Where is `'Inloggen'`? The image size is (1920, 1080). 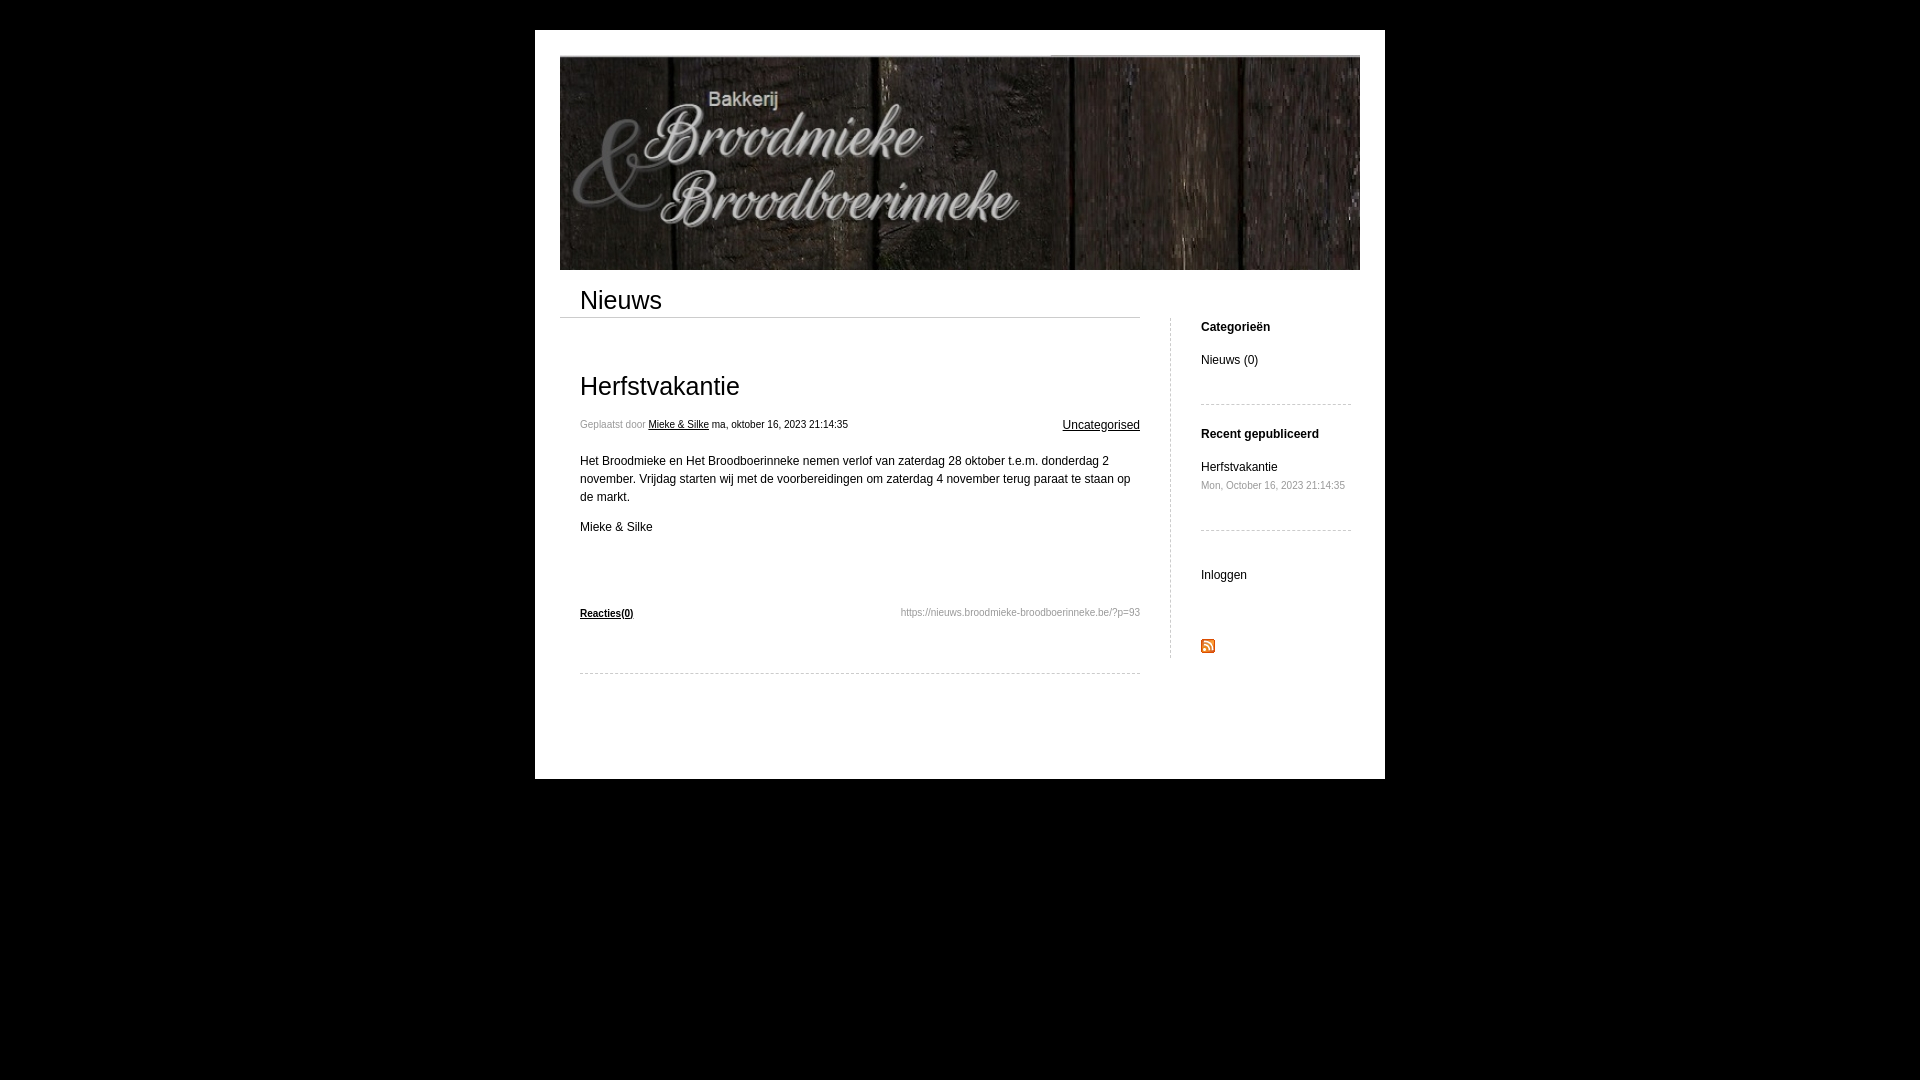 'Inloggen' is located at coordinates (1223, 574).